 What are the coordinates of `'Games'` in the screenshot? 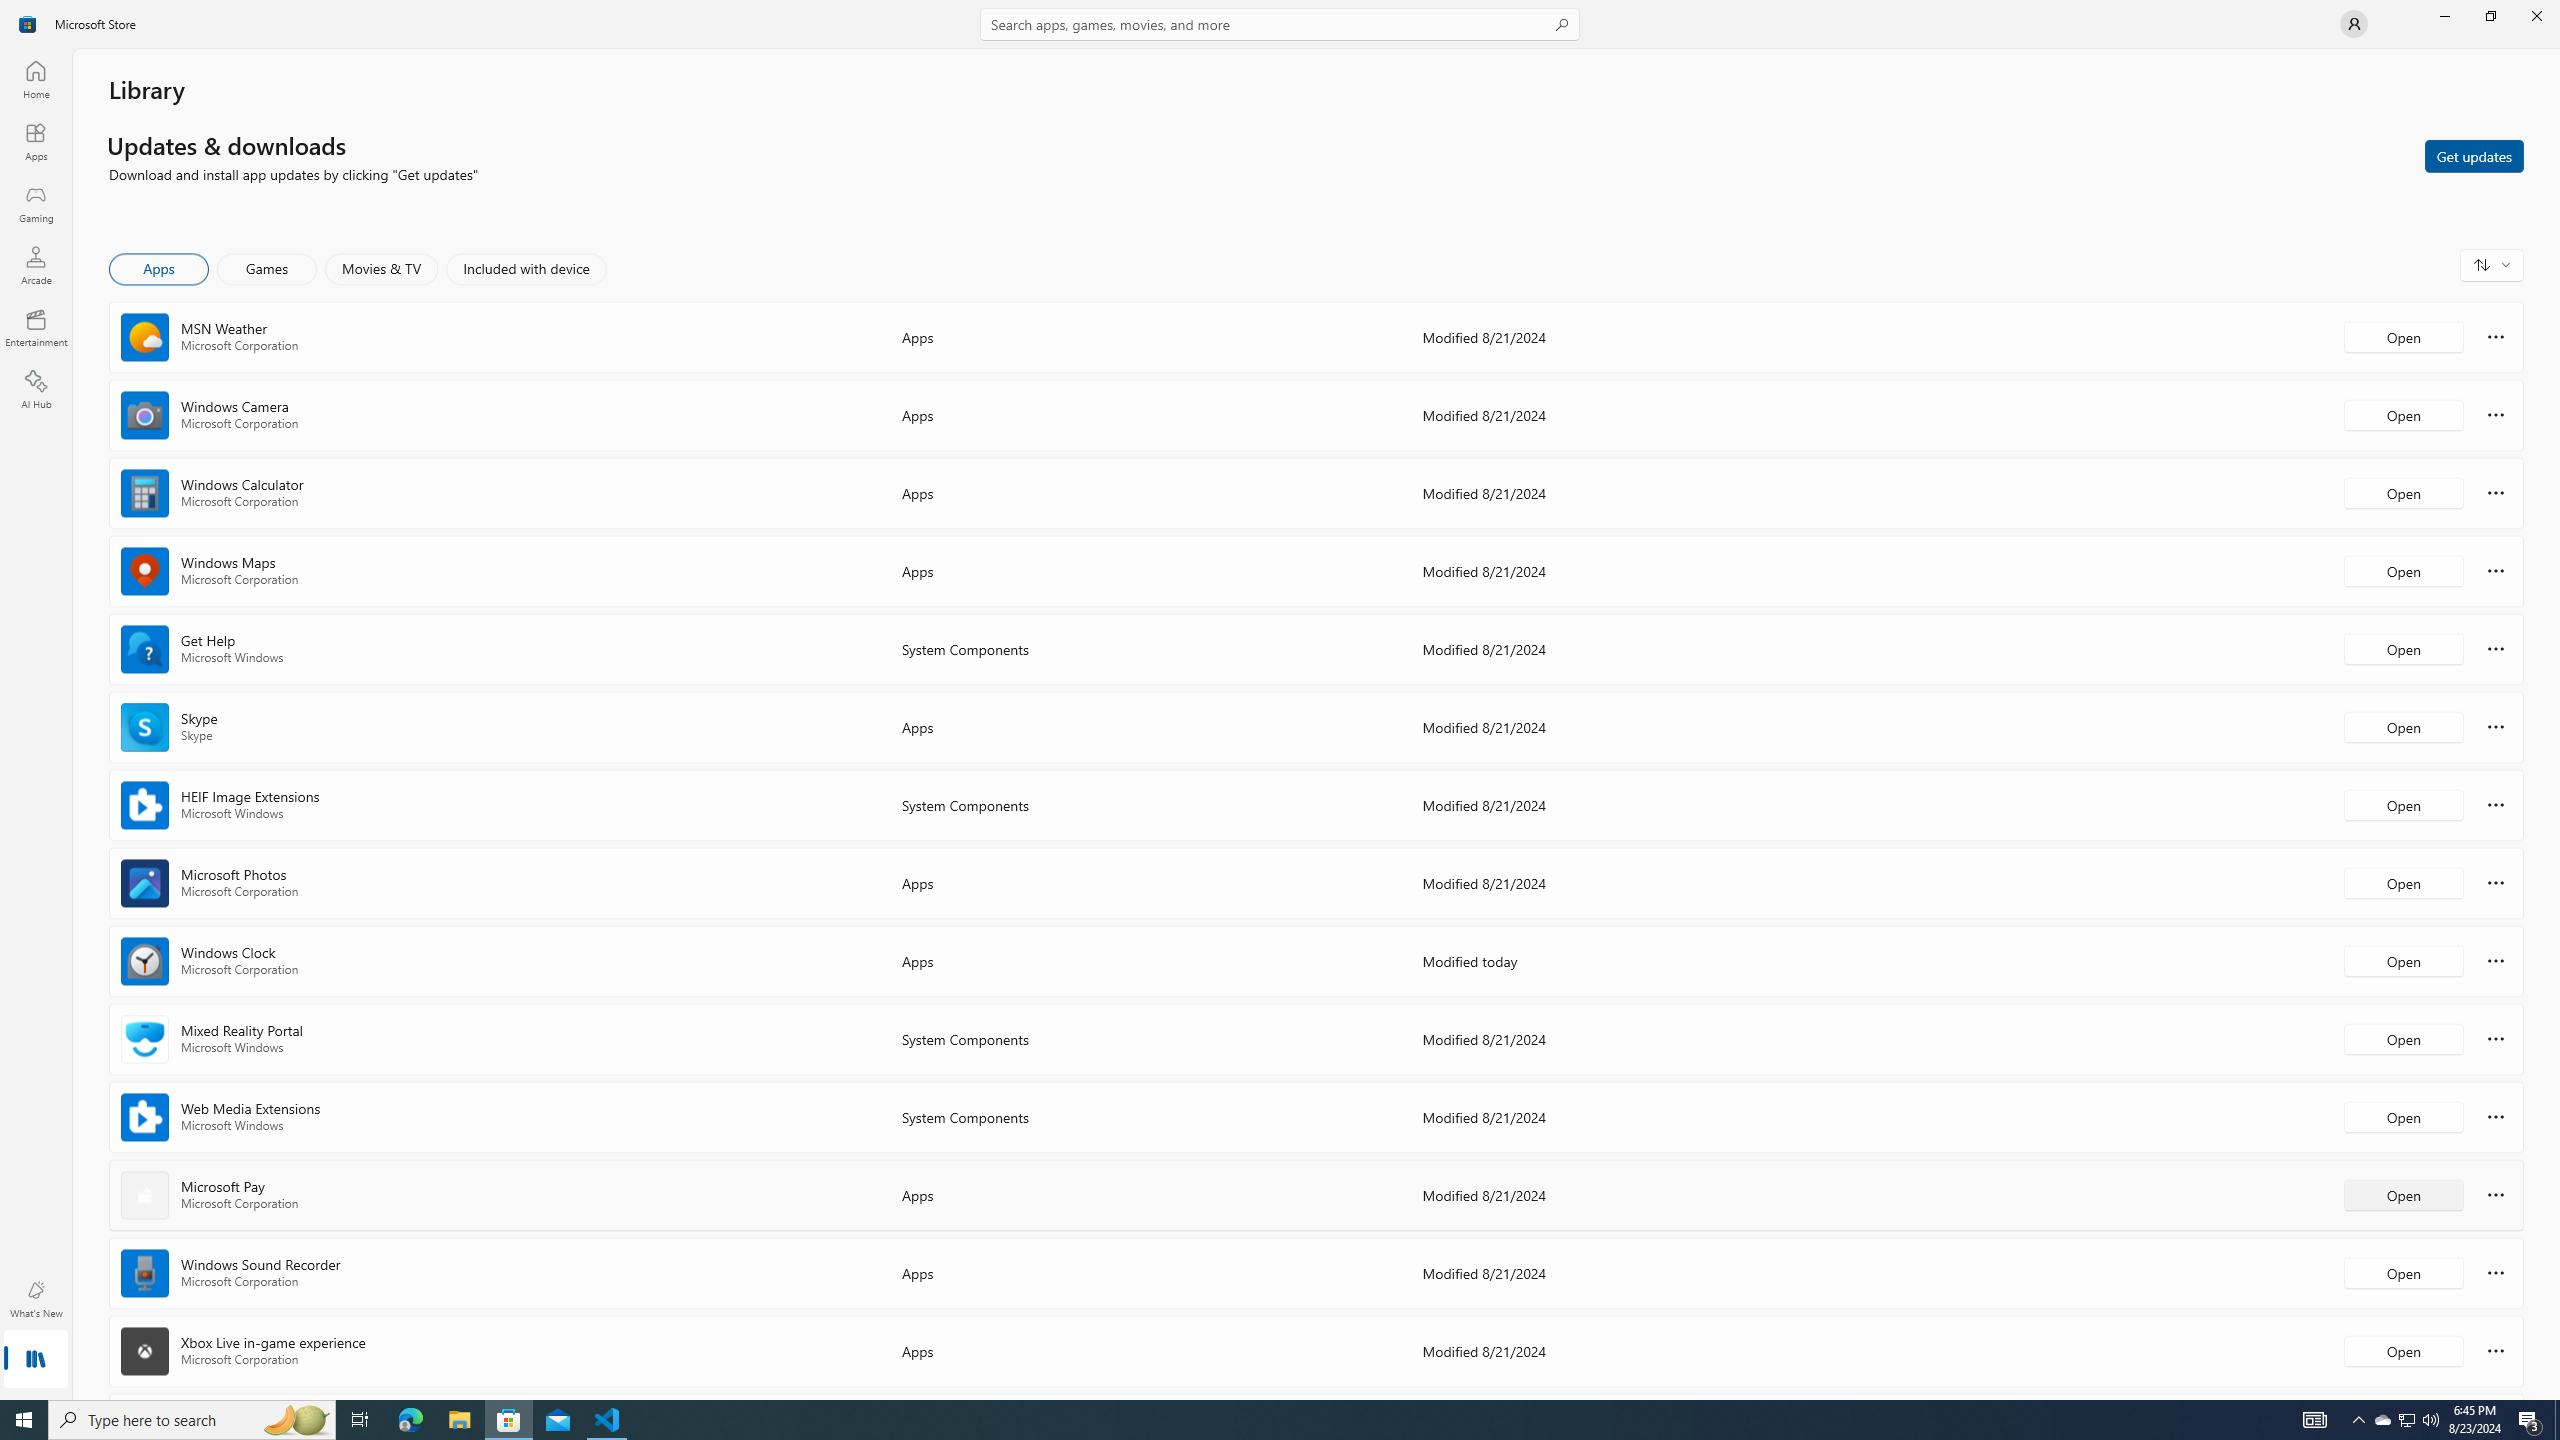 It's located at (266, 268).